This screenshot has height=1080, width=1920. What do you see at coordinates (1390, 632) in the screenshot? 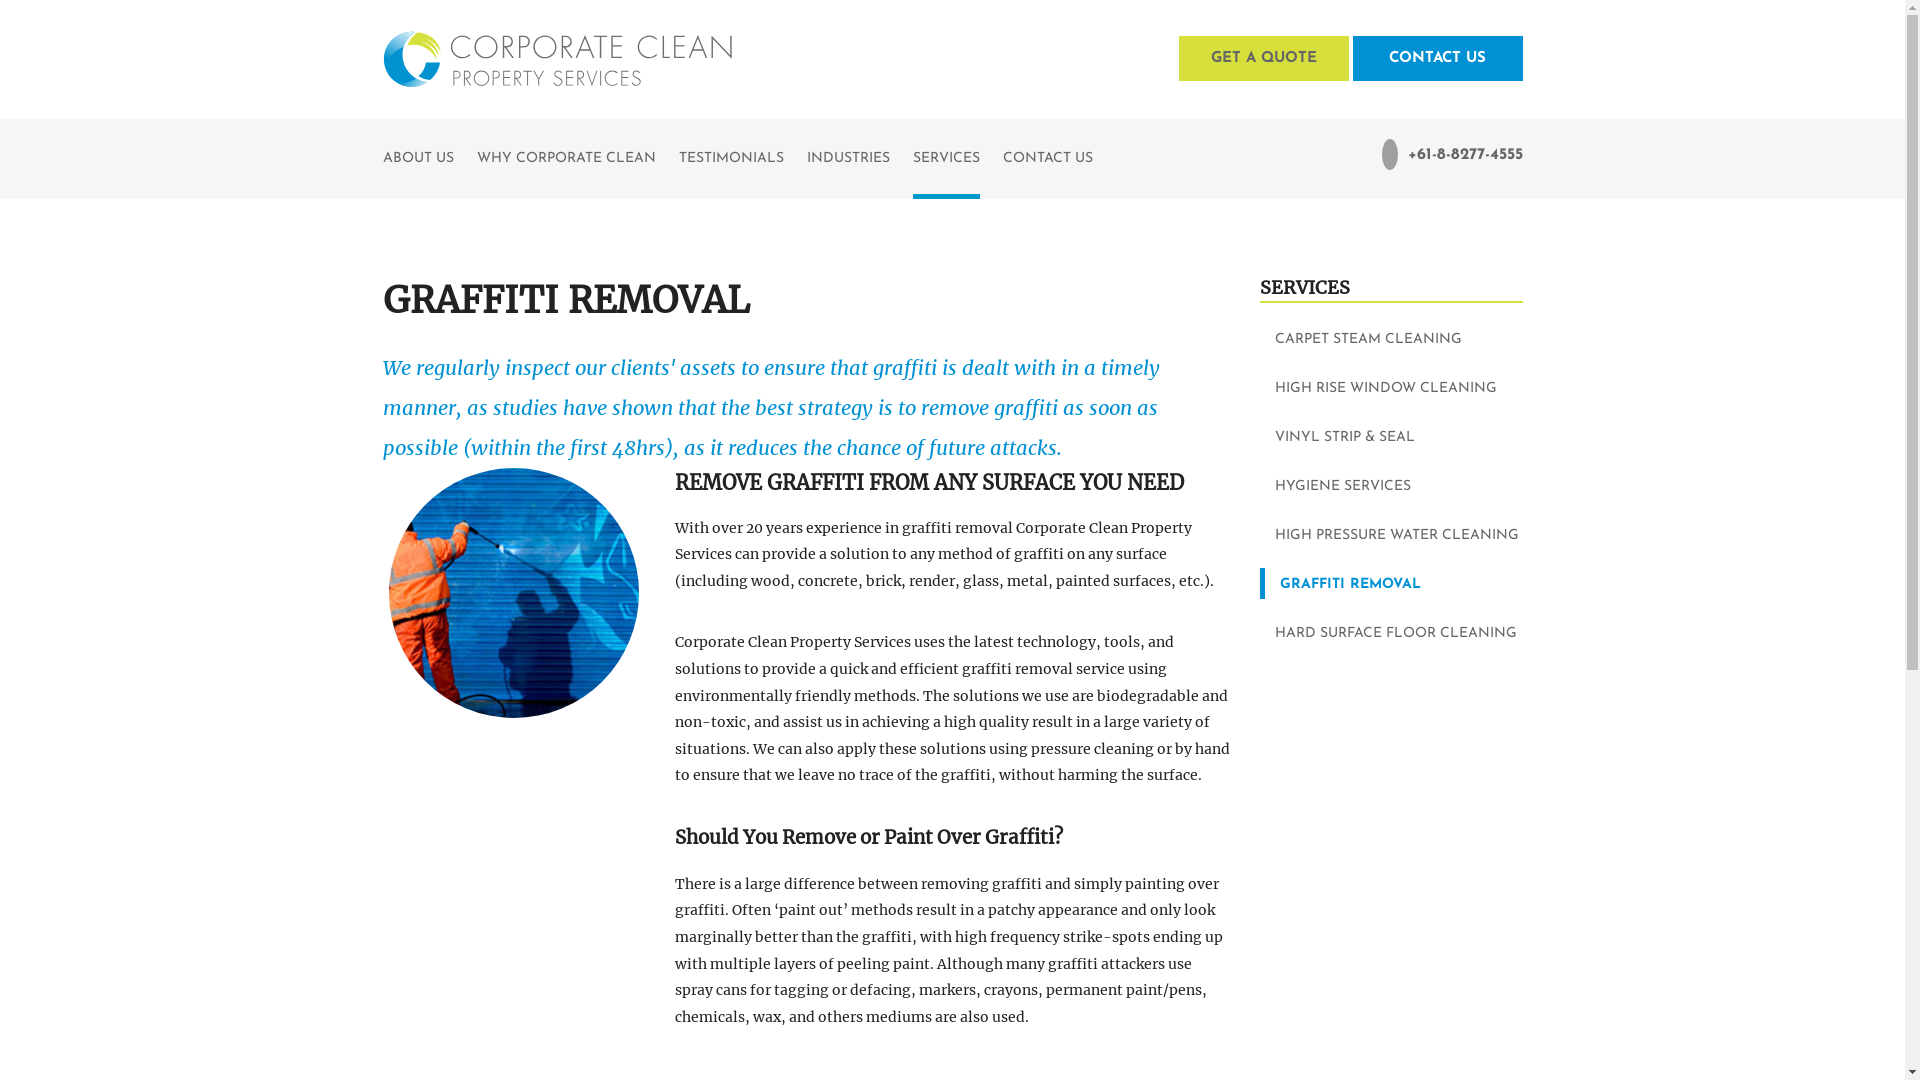
I see `'HARD SURFACE FLOOR CLEANING'` at bounding box center [1390, 632].